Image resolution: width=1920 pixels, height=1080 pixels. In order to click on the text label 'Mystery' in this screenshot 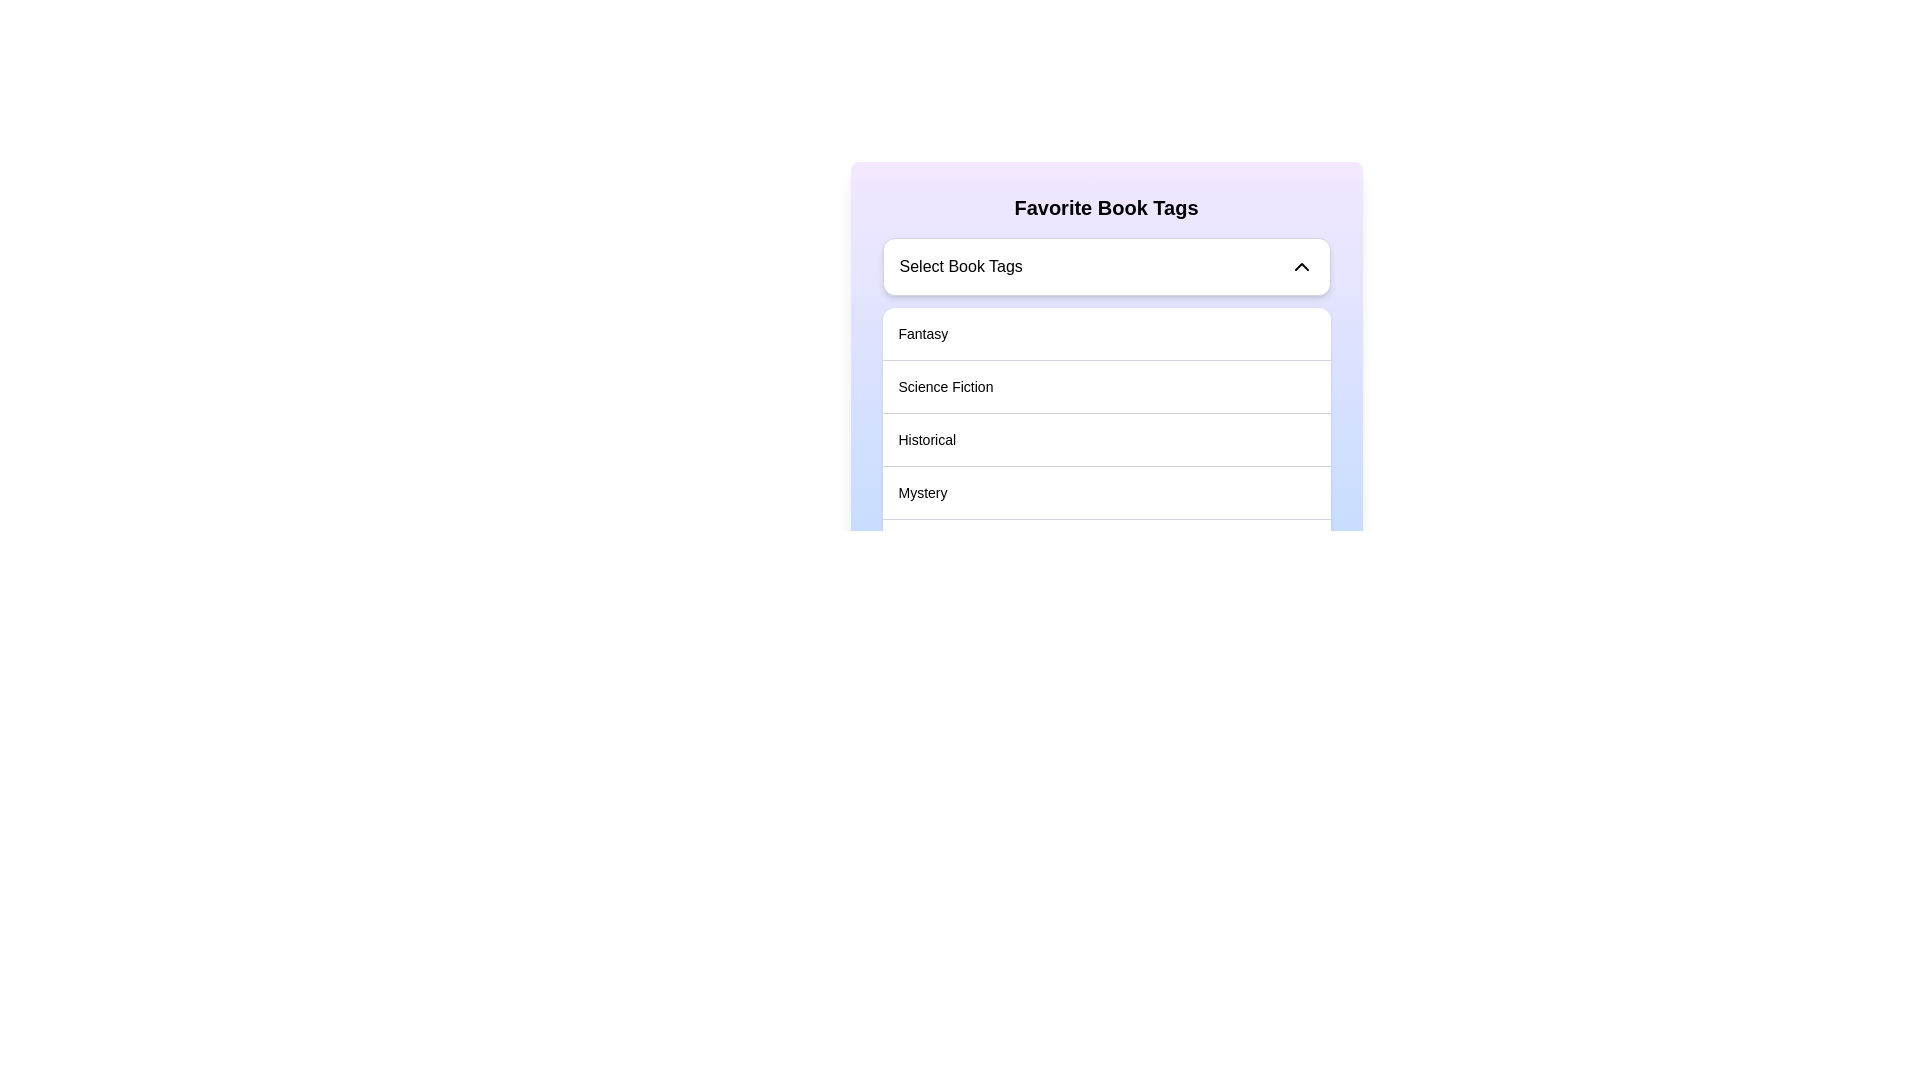, I will do `click(921, 493)`.